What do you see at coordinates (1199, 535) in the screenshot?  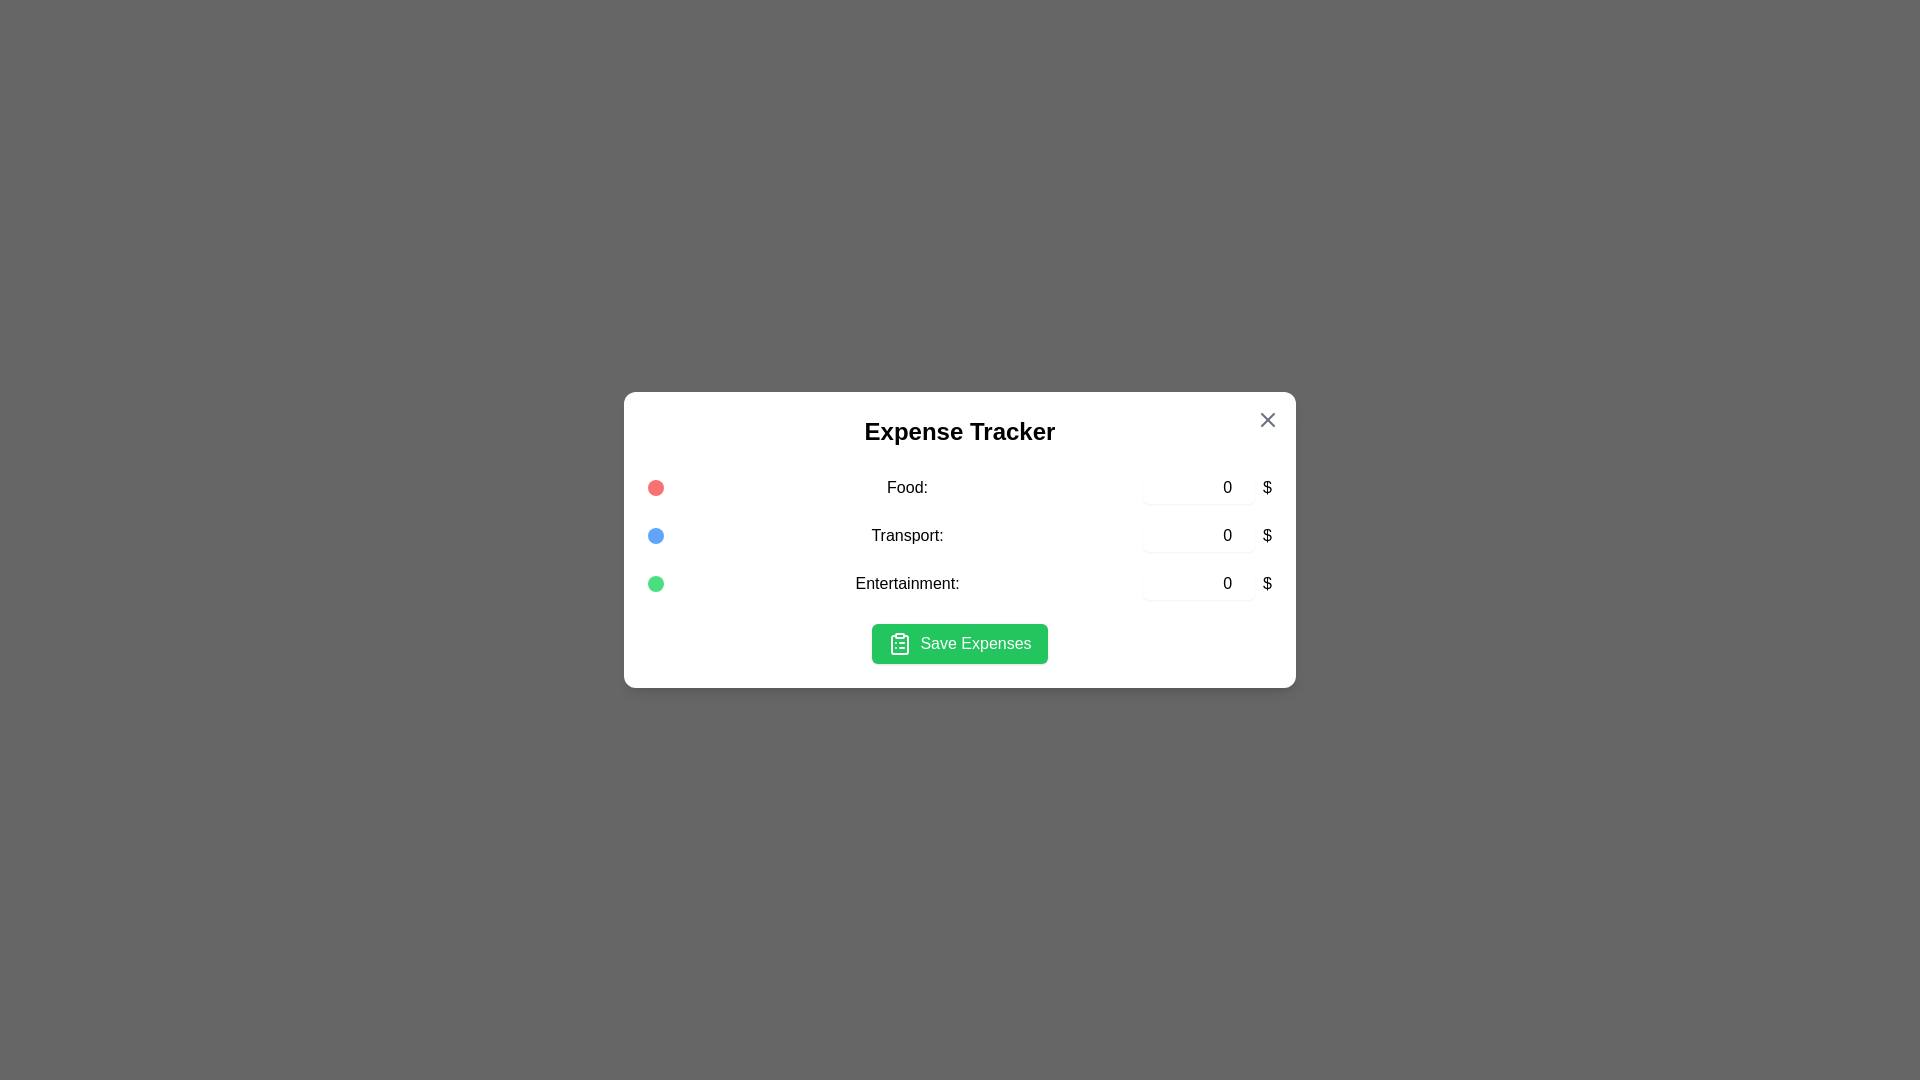 I see `the expense amount for the 'Transport' category to 7063` at bounding box center [1199, 535].